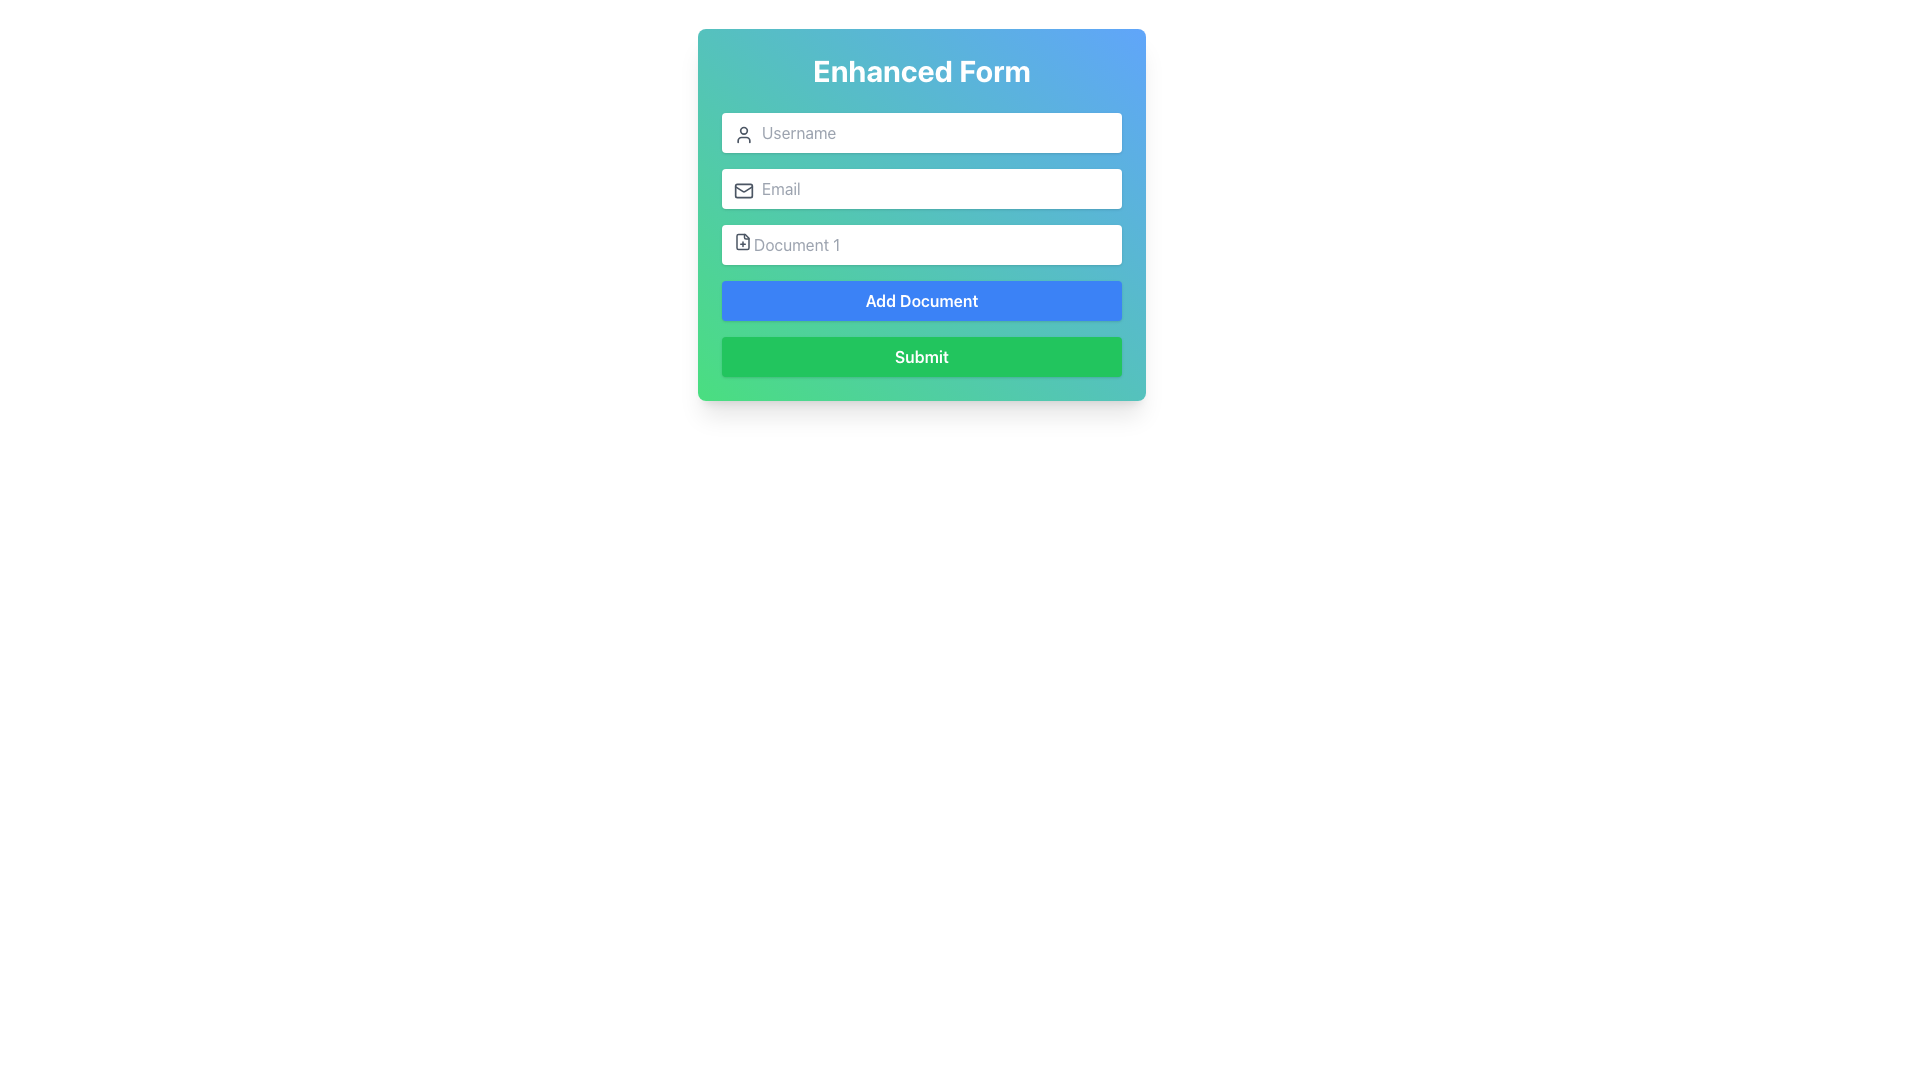  What do you see at coordinates (743, 191) in the screenshot?
I see `the small rectangular box within the mail icon, which is part of the visual embellishment for the 'Email' input field` at bounding box center [743, 191].